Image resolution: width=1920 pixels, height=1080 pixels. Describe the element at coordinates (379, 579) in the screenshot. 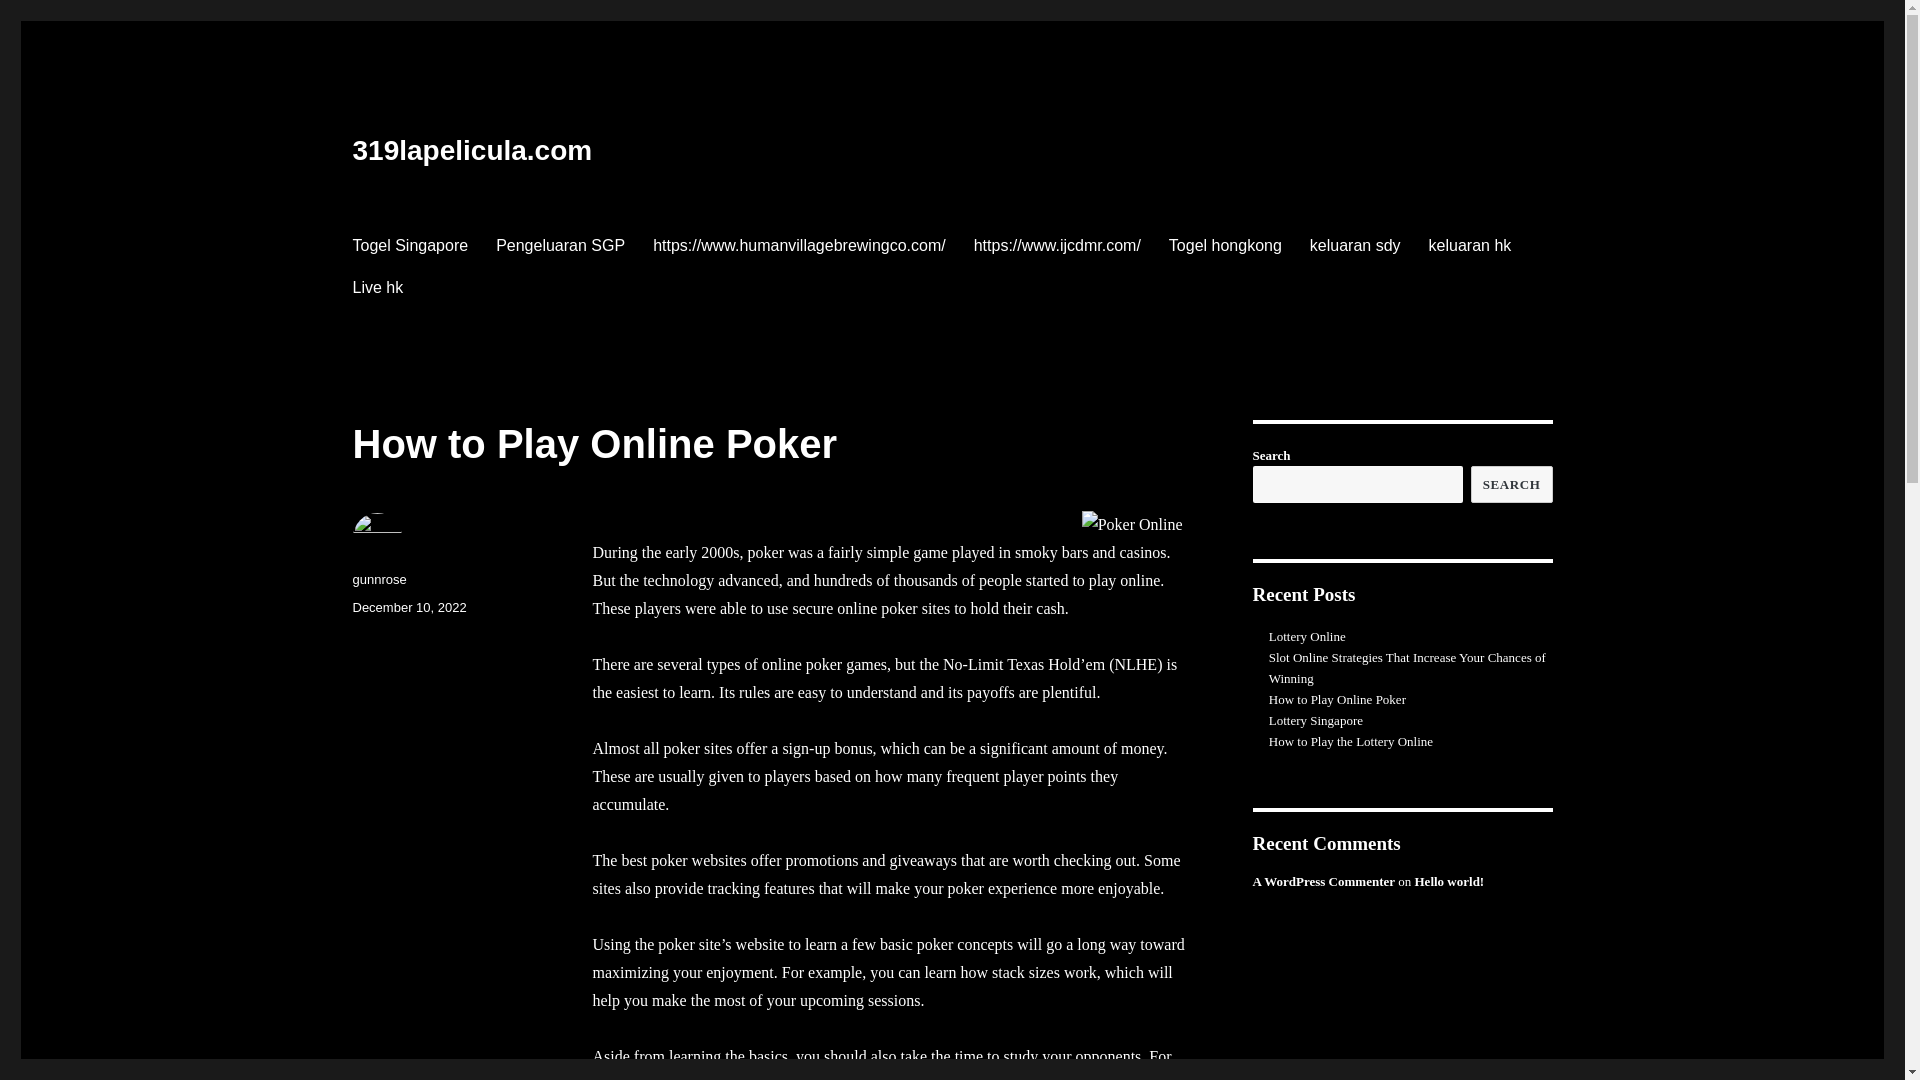

I see `'gunnrose'` at that location.